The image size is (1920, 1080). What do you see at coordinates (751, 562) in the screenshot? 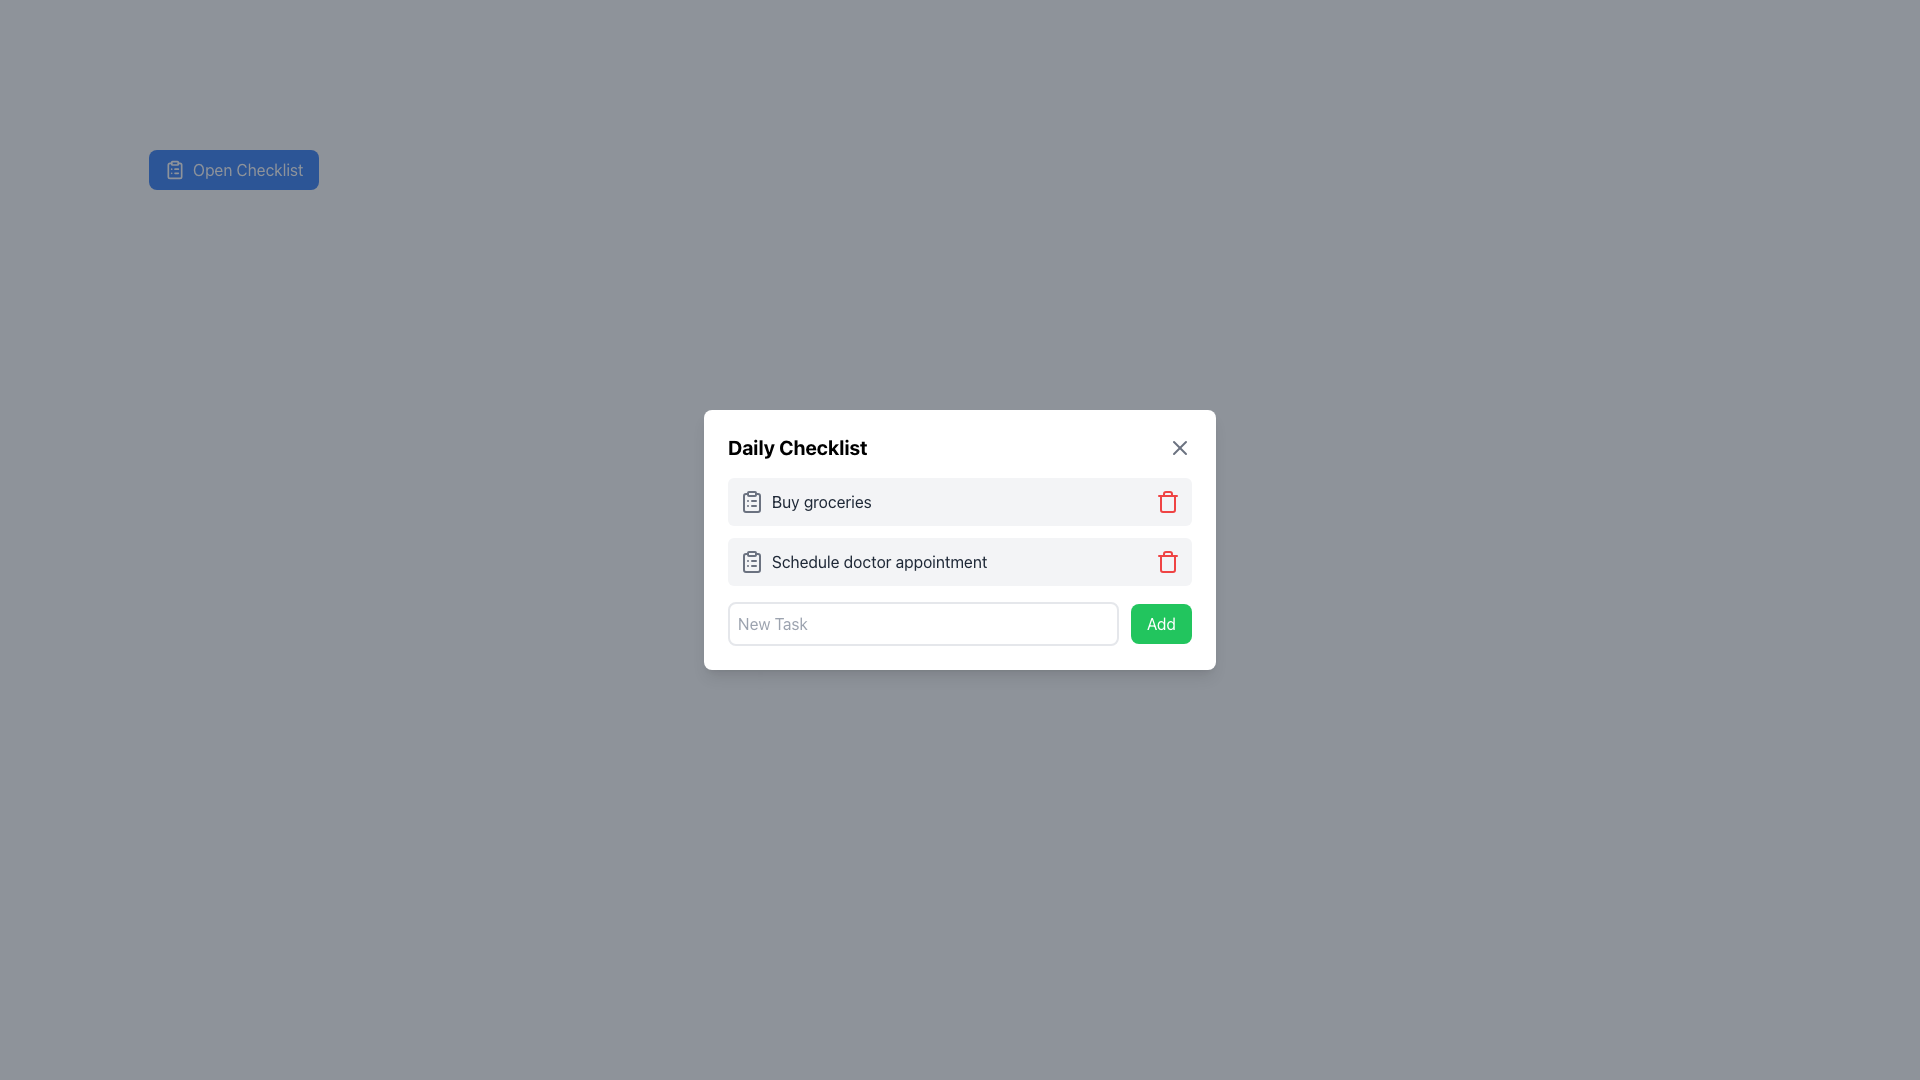
I see `the clipboard icon, which is characterized by a rectangular shape with rounded corners and a smaller protruding rectangle at the top, located to the left of the text 'Schedule doctor appointment' in the 'Daily Checklist' modal dialog box` at bounding box center [751, 562].